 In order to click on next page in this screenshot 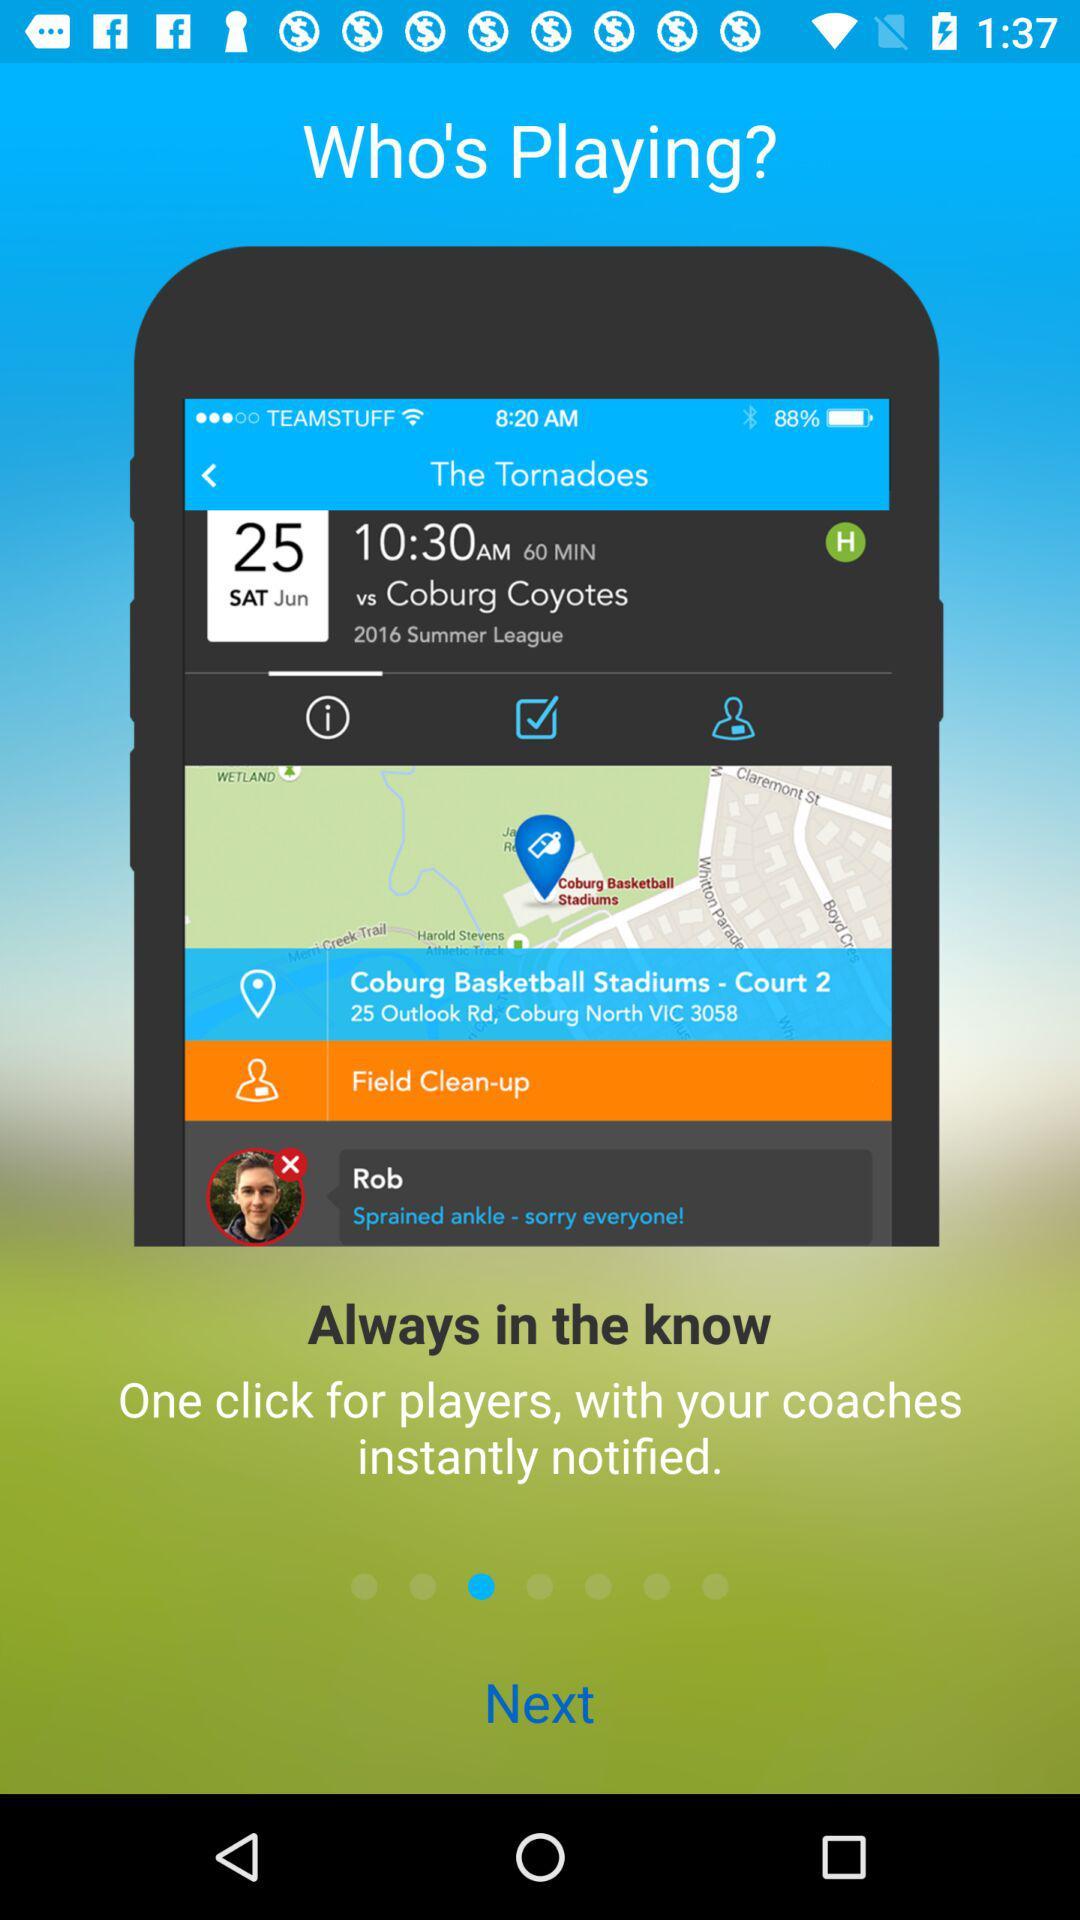, I will do `click(540, 1585)`.